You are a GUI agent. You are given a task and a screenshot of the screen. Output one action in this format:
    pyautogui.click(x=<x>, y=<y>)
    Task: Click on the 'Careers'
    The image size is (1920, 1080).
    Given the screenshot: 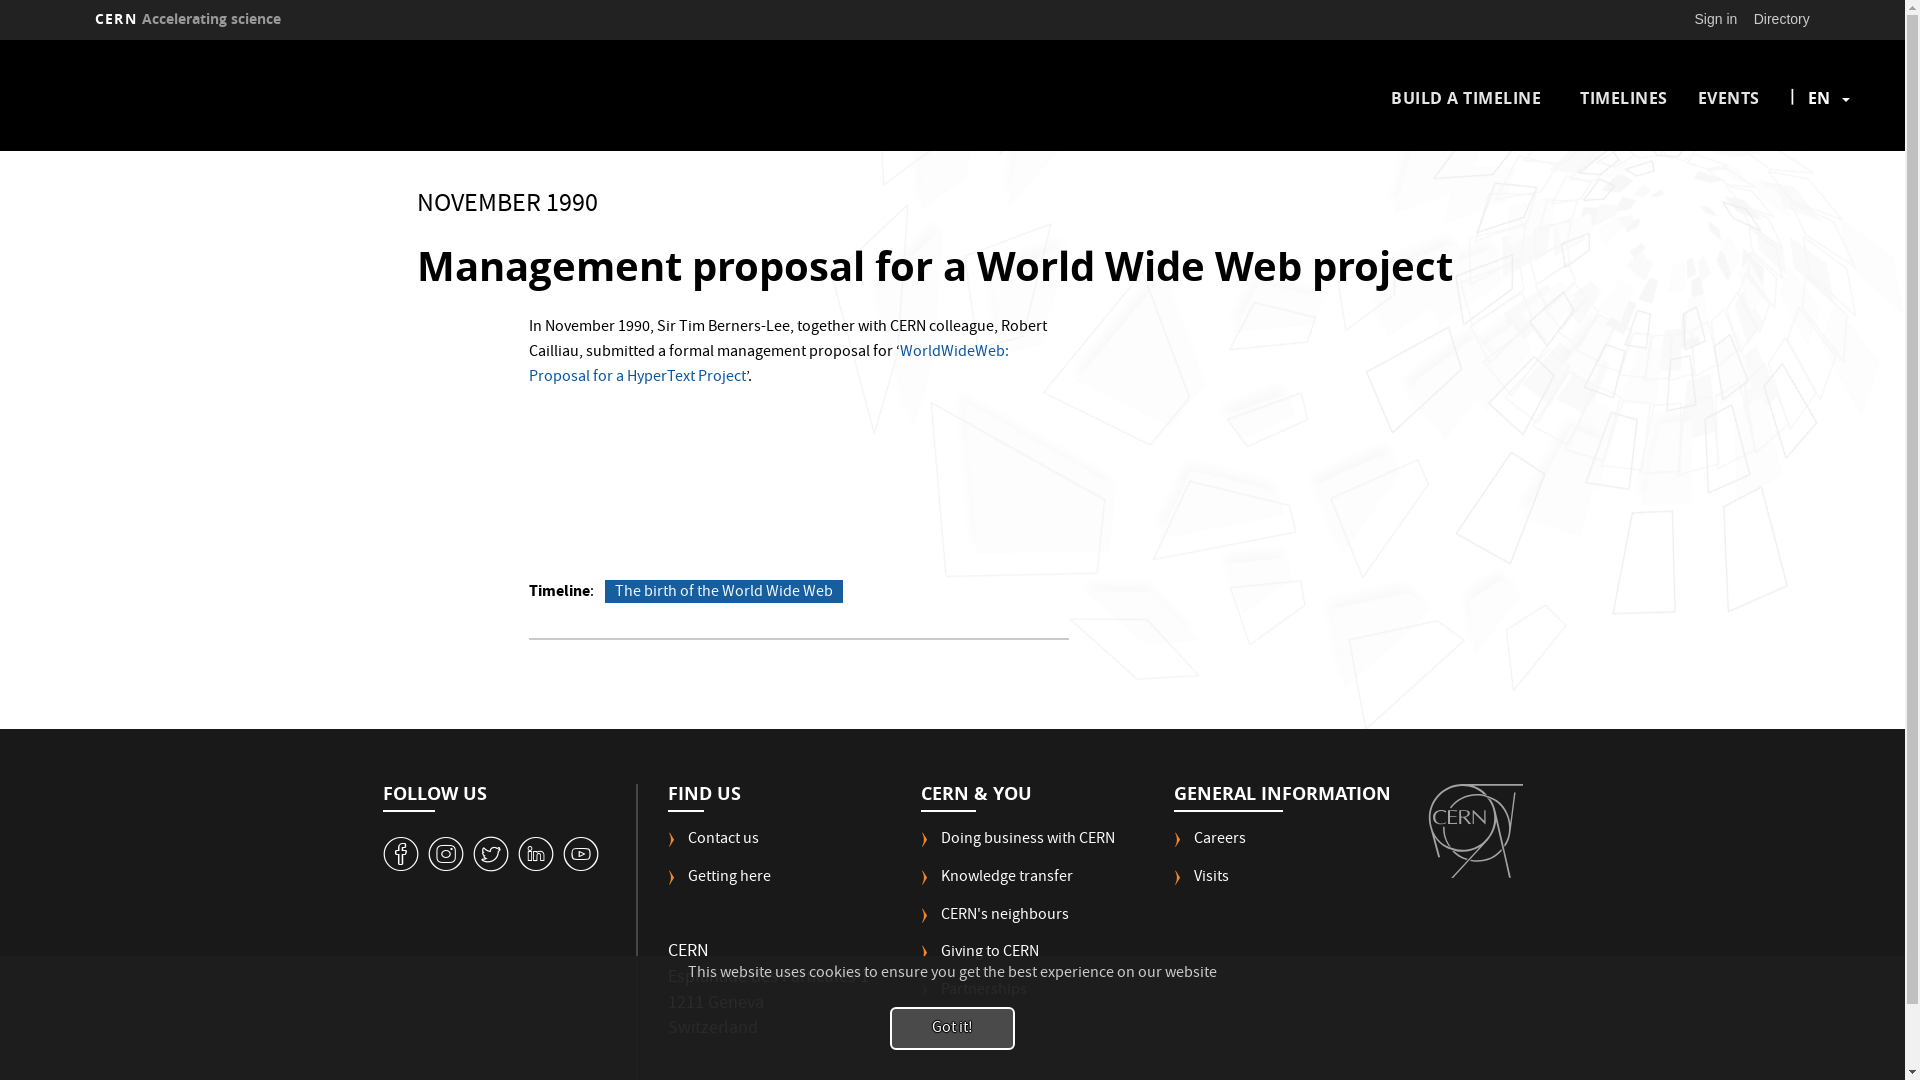 What is the action you would take?
    pyautogui.click(x=1208, y=848)
    